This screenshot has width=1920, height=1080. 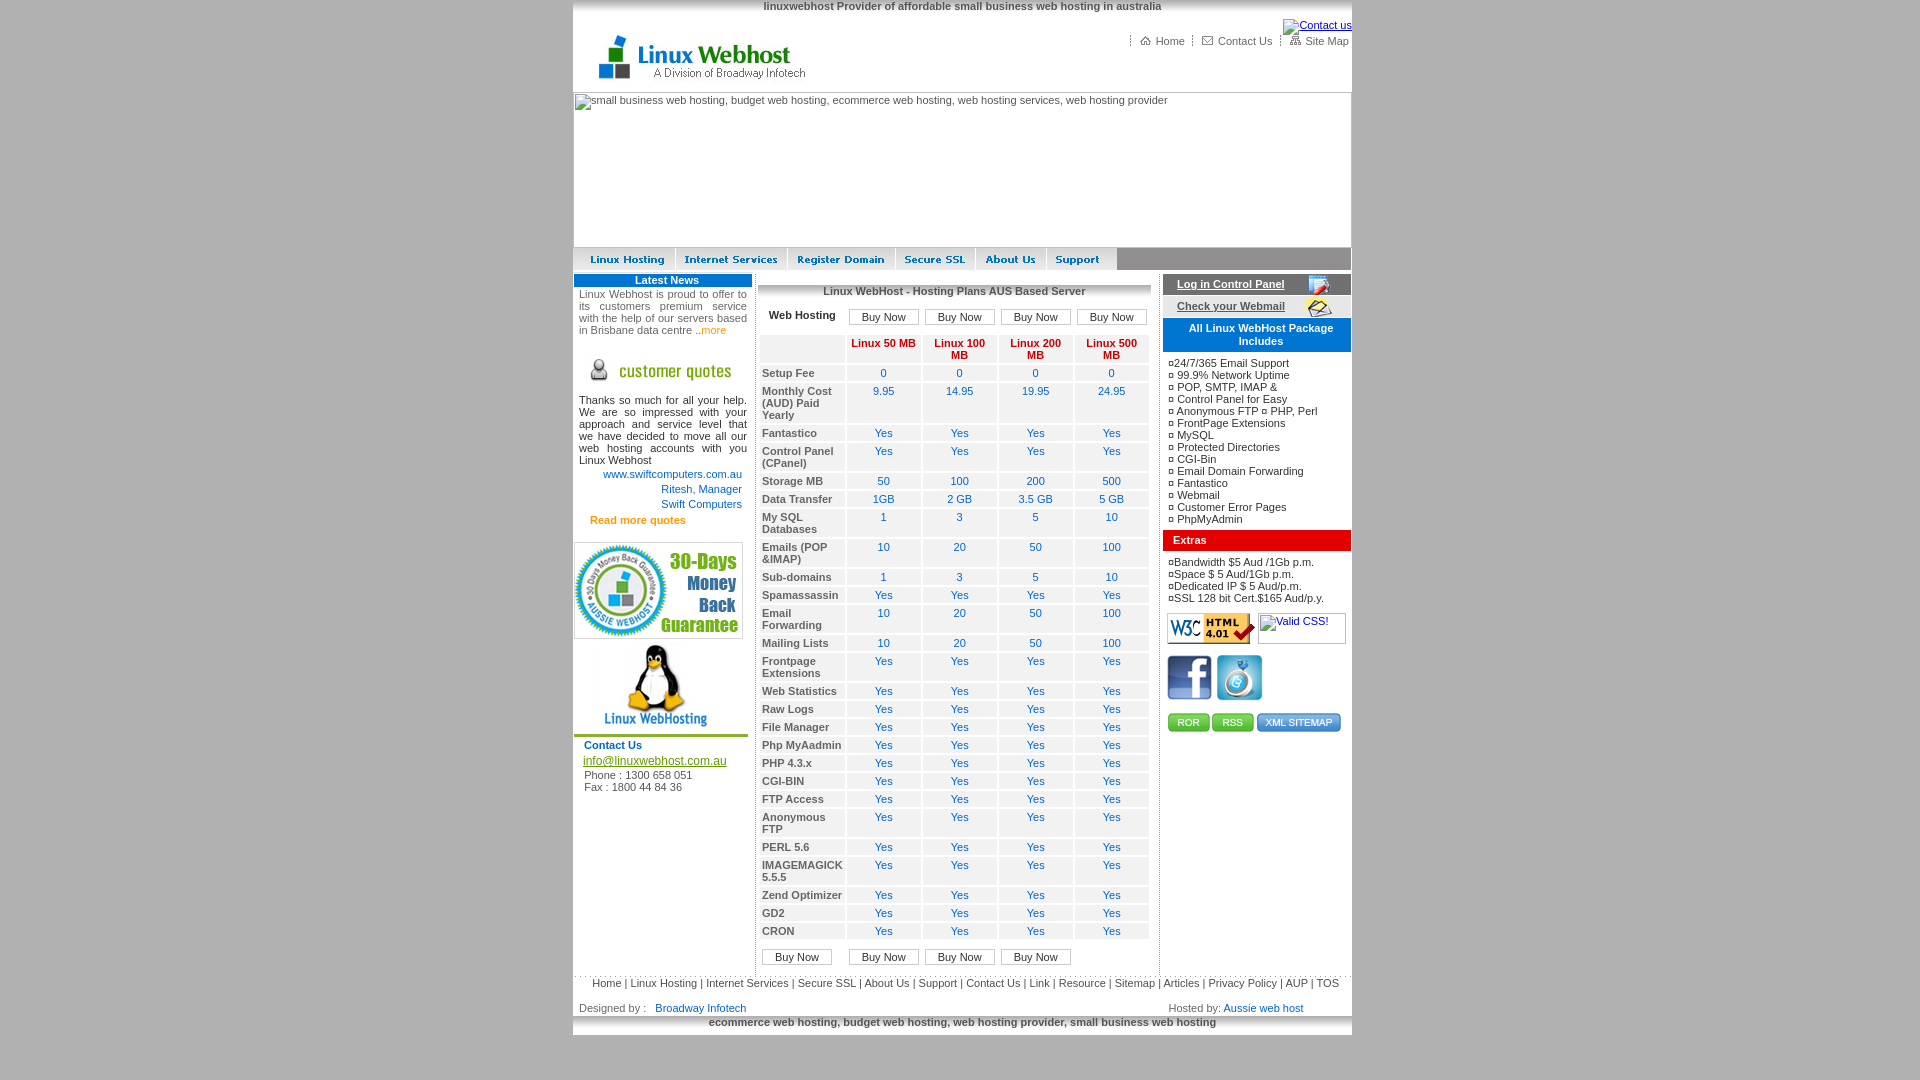 I want to click on 'Check your Webmail', so click(x=1166, y=305).